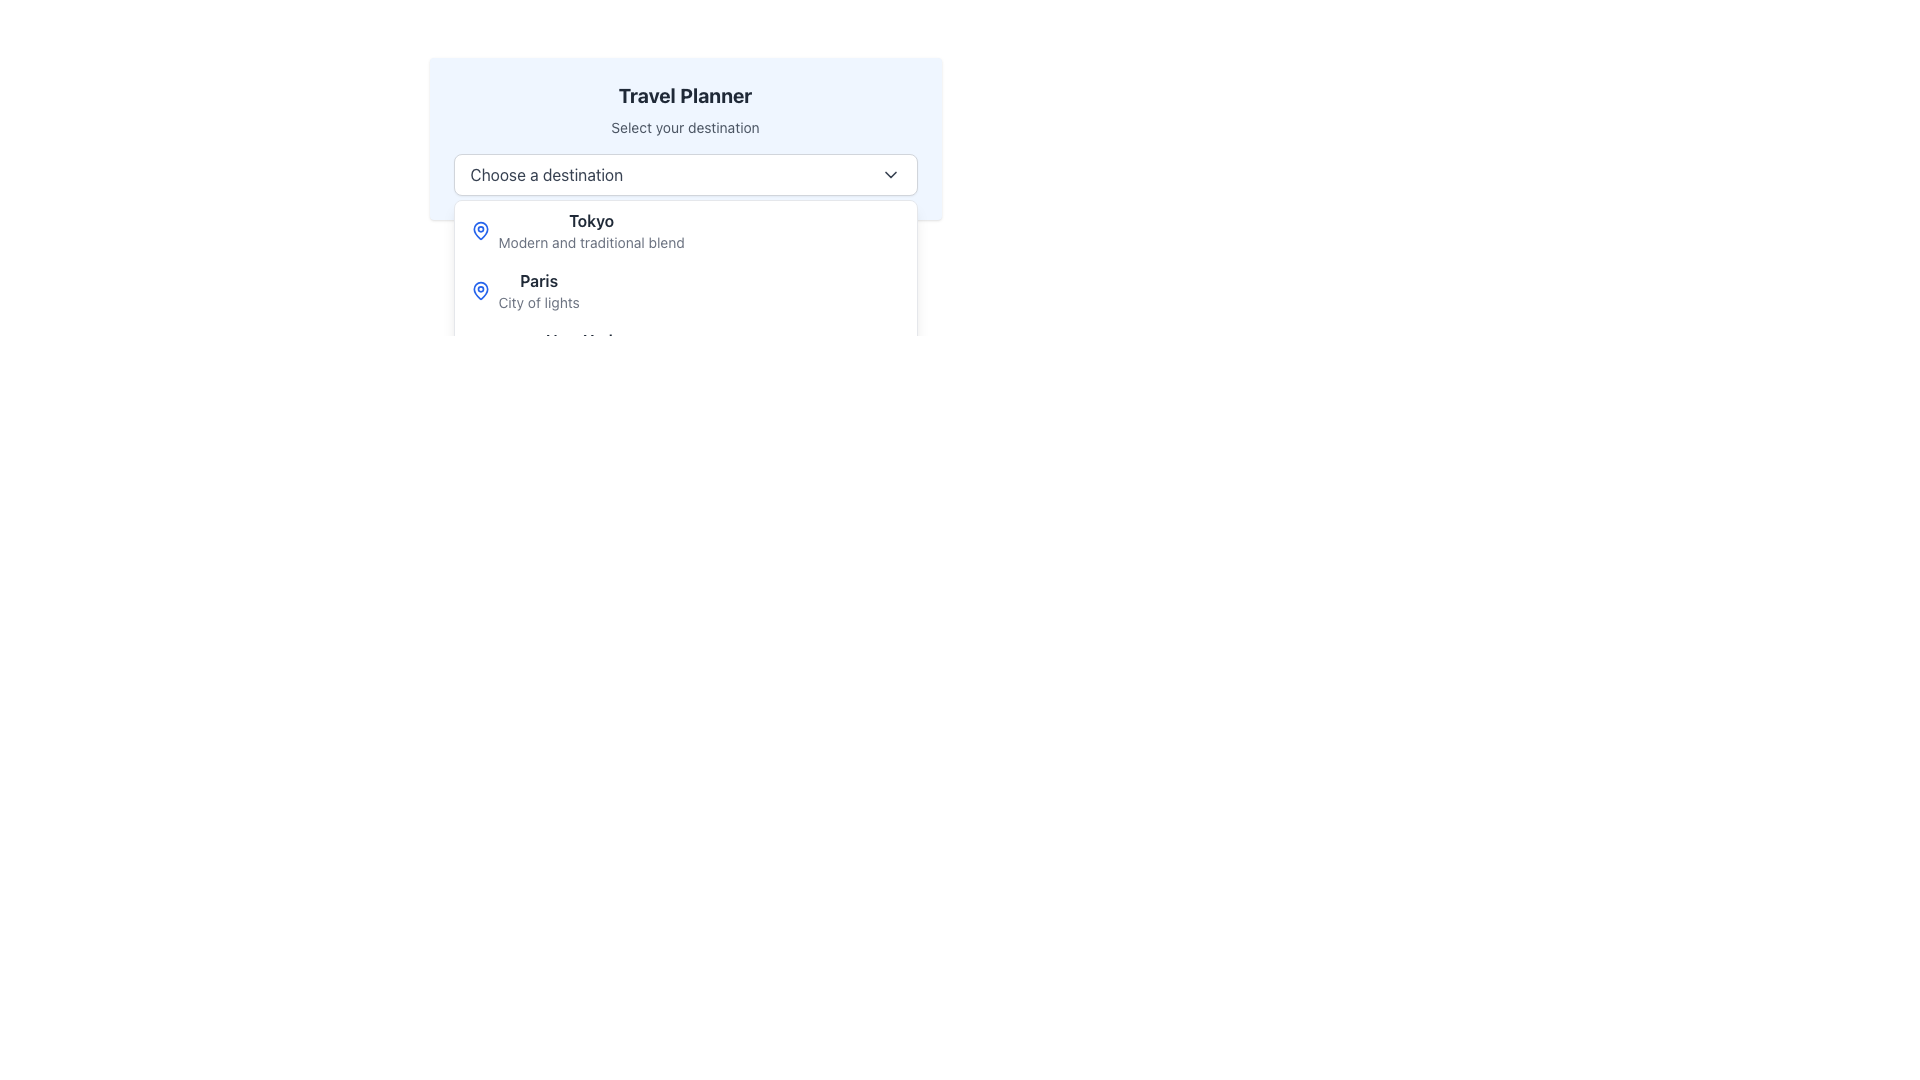  I want to click on the first selectable destination option in the travel planner interface, located below the 'Choose a destination' dropdown menu, so click(685, 230).